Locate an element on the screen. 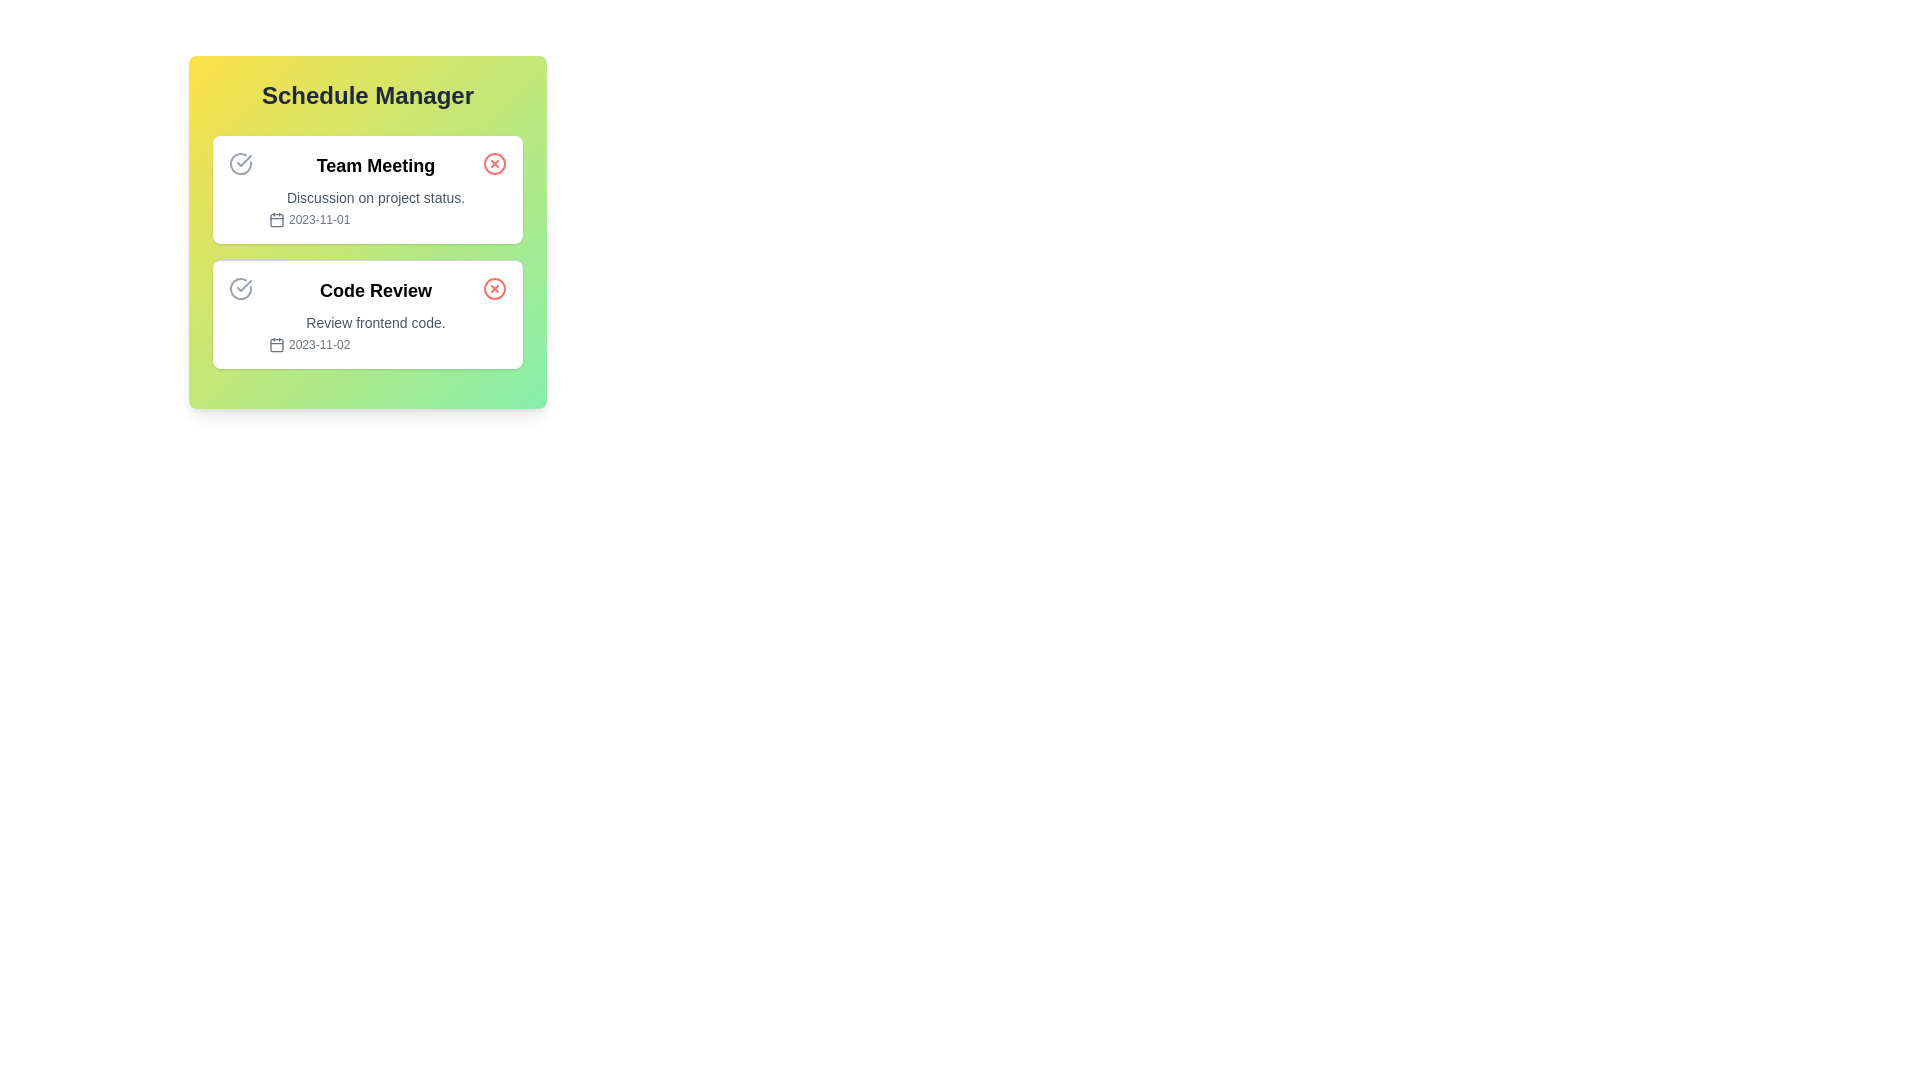 Image resolution: width=1920 pixels, height=1080 pixels. text of the title Text Label at the top of the schedule manager interface, which indicates its purpose is located at coordinates (368, 96).